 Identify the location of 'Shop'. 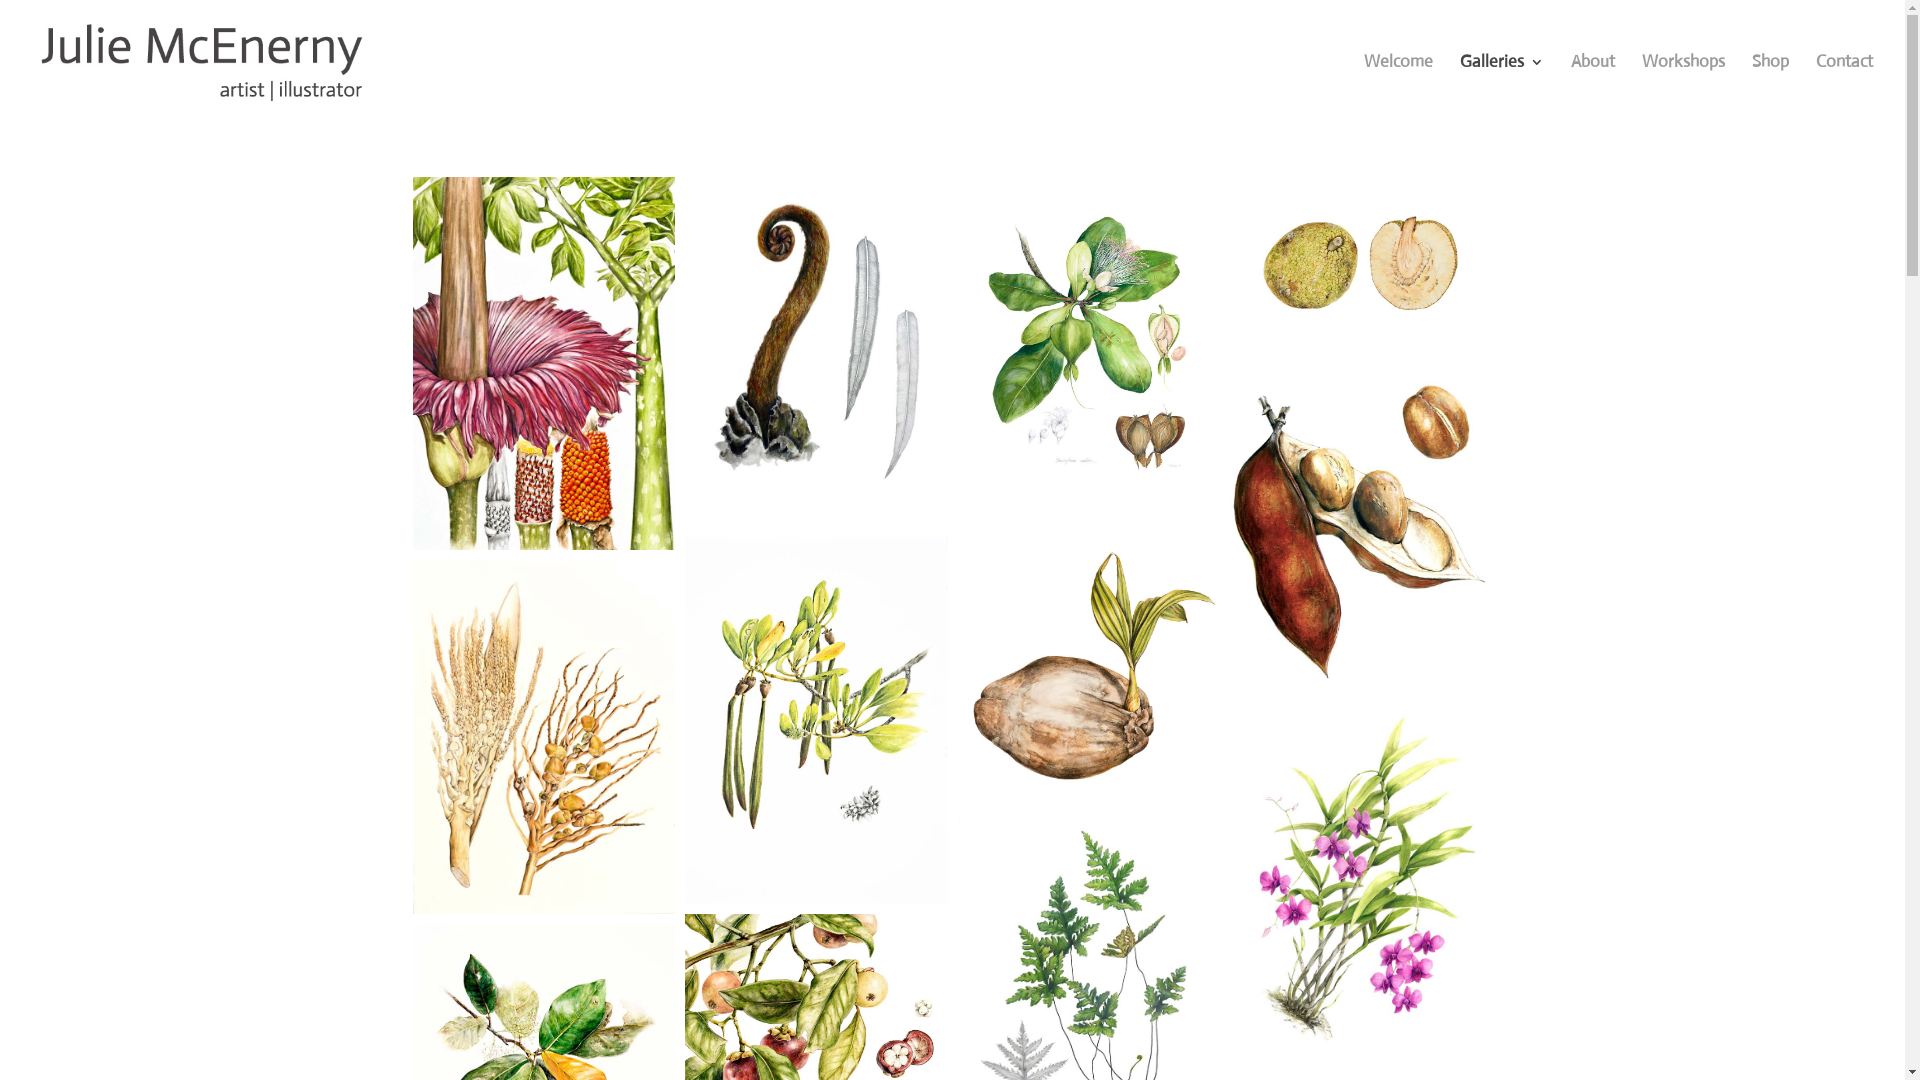
(1770, 88).